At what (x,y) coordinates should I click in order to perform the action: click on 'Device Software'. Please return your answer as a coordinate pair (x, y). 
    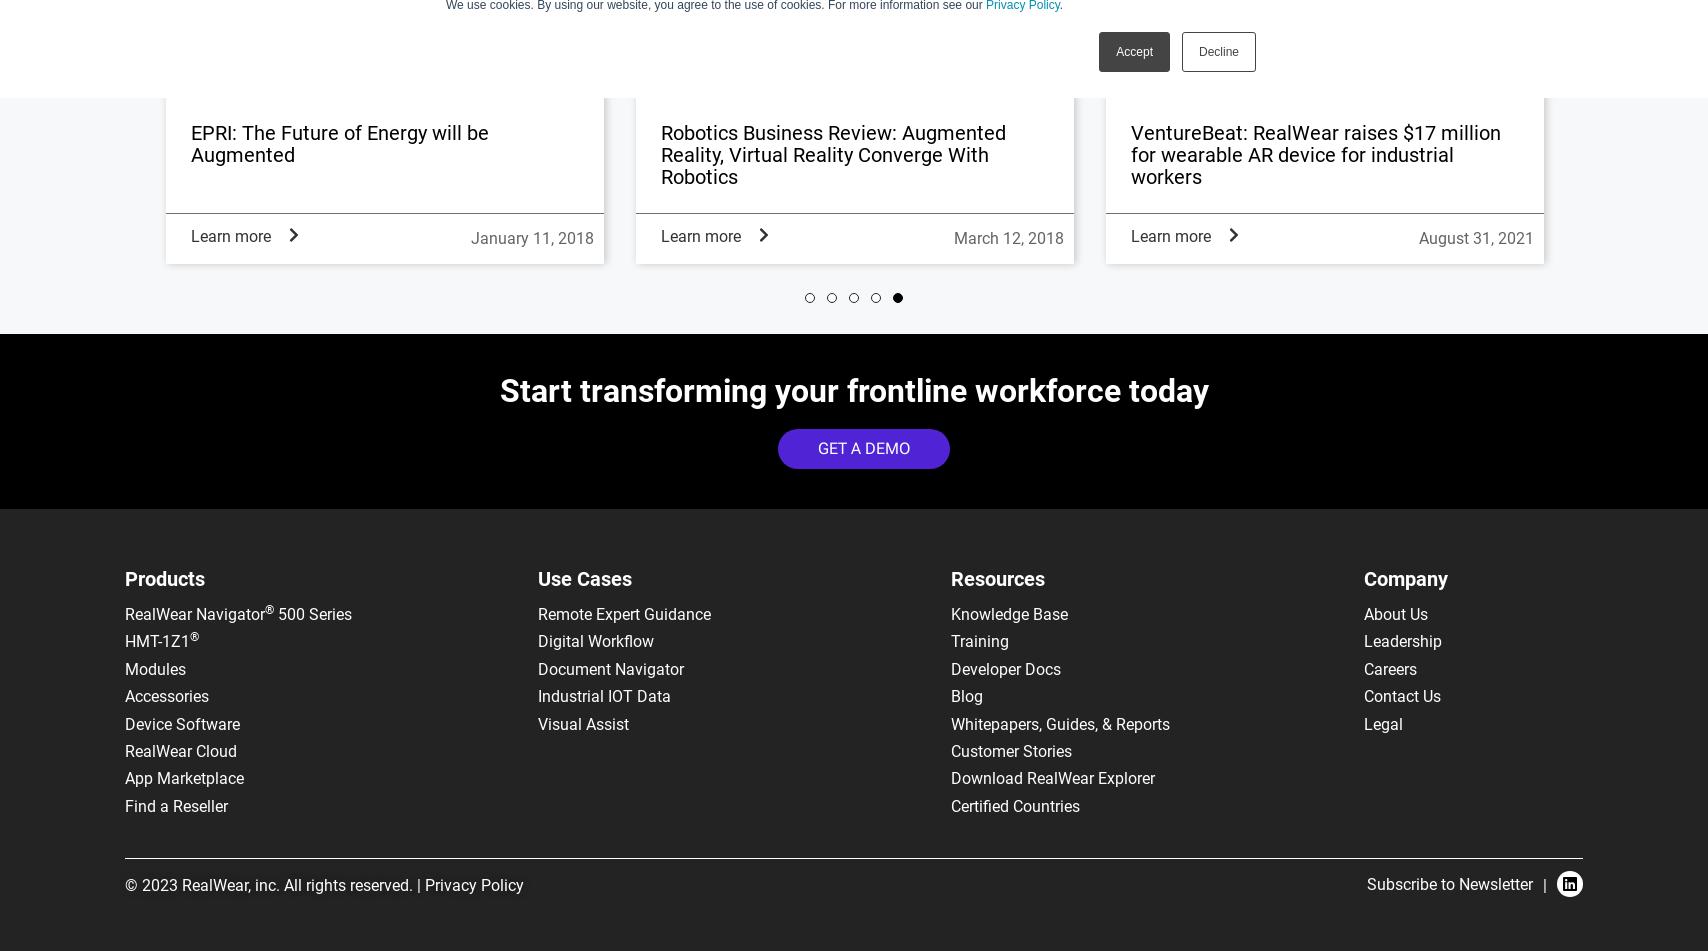
    Looking at the image, I should click on (182, 722).